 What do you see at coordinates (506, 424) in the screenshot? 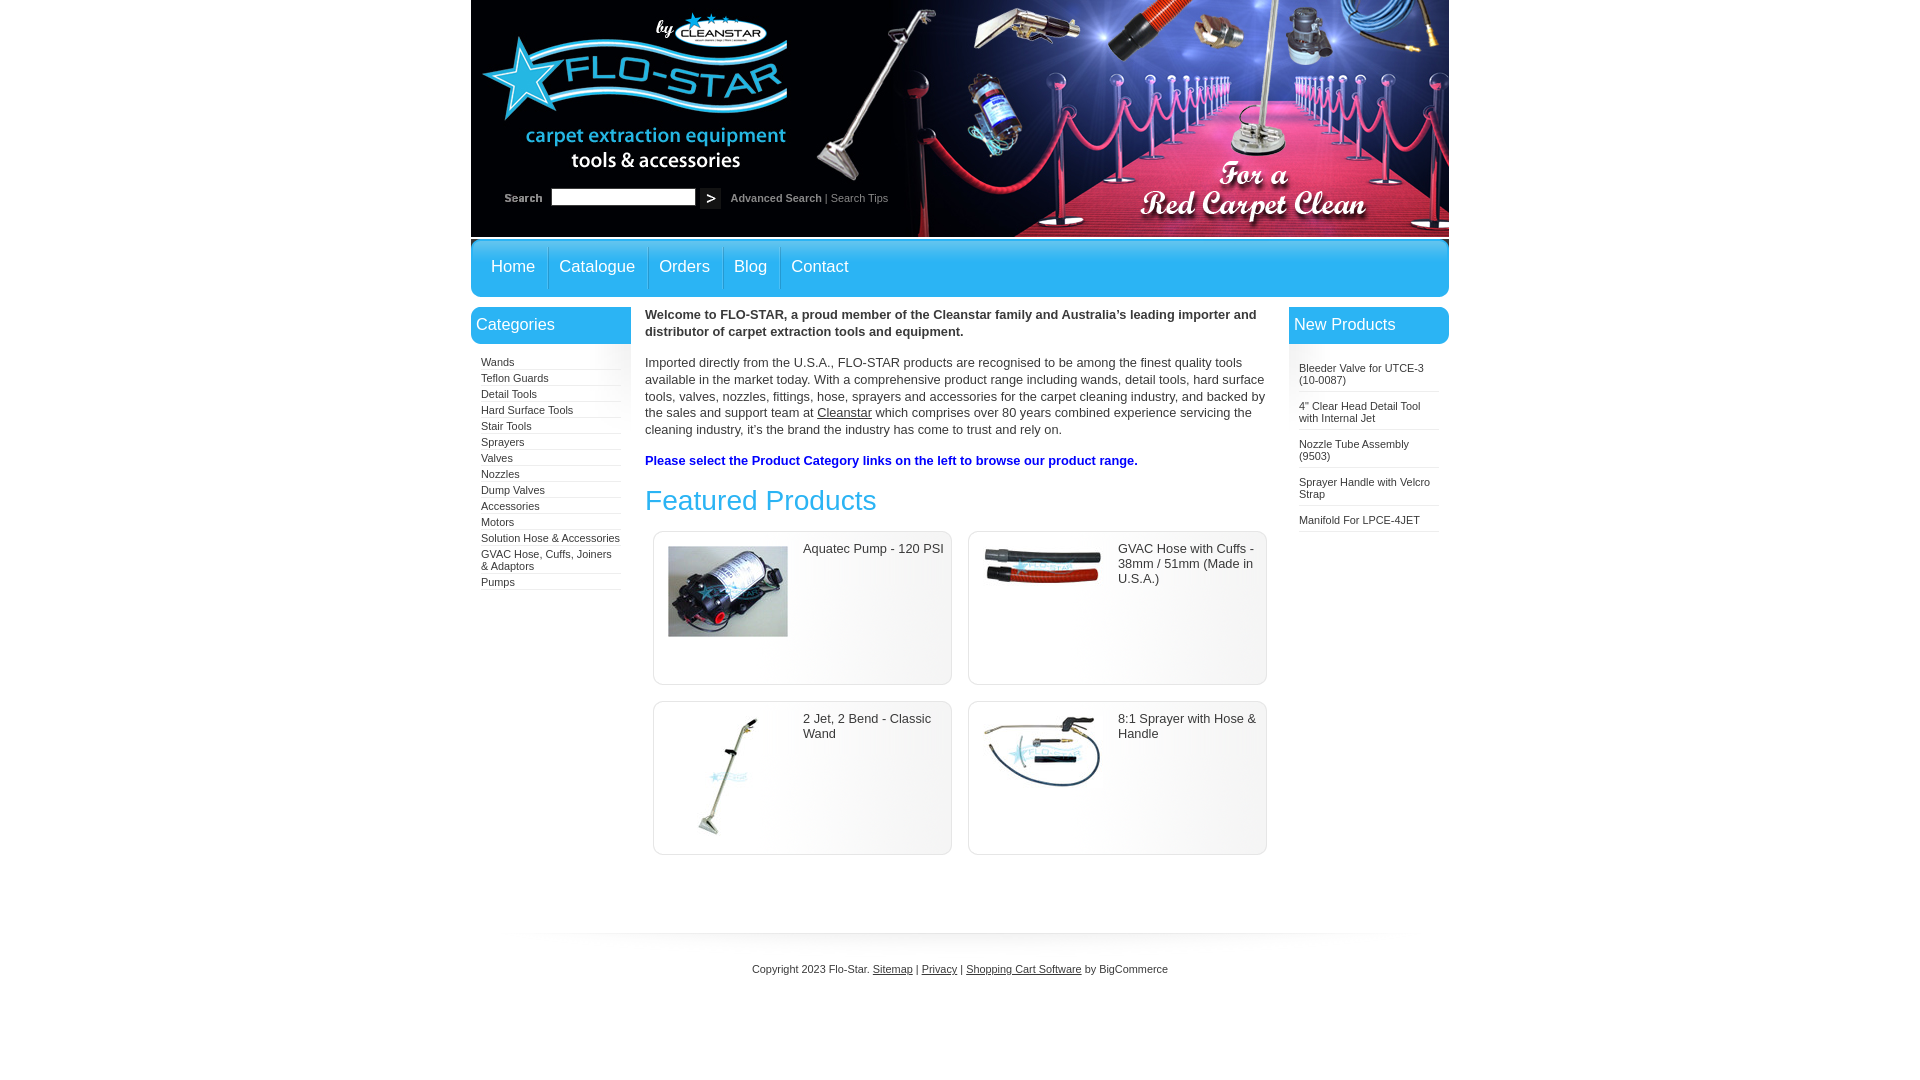
I see `'Stair Tools'` at bounding box center [506, 424].